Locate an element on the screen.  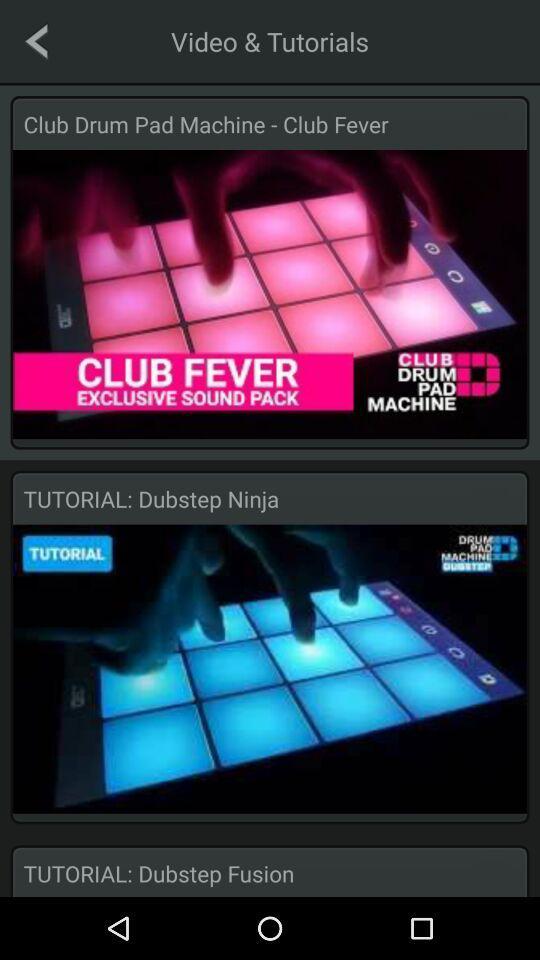
the club drum pad icon is located at coordinates (270, 123).